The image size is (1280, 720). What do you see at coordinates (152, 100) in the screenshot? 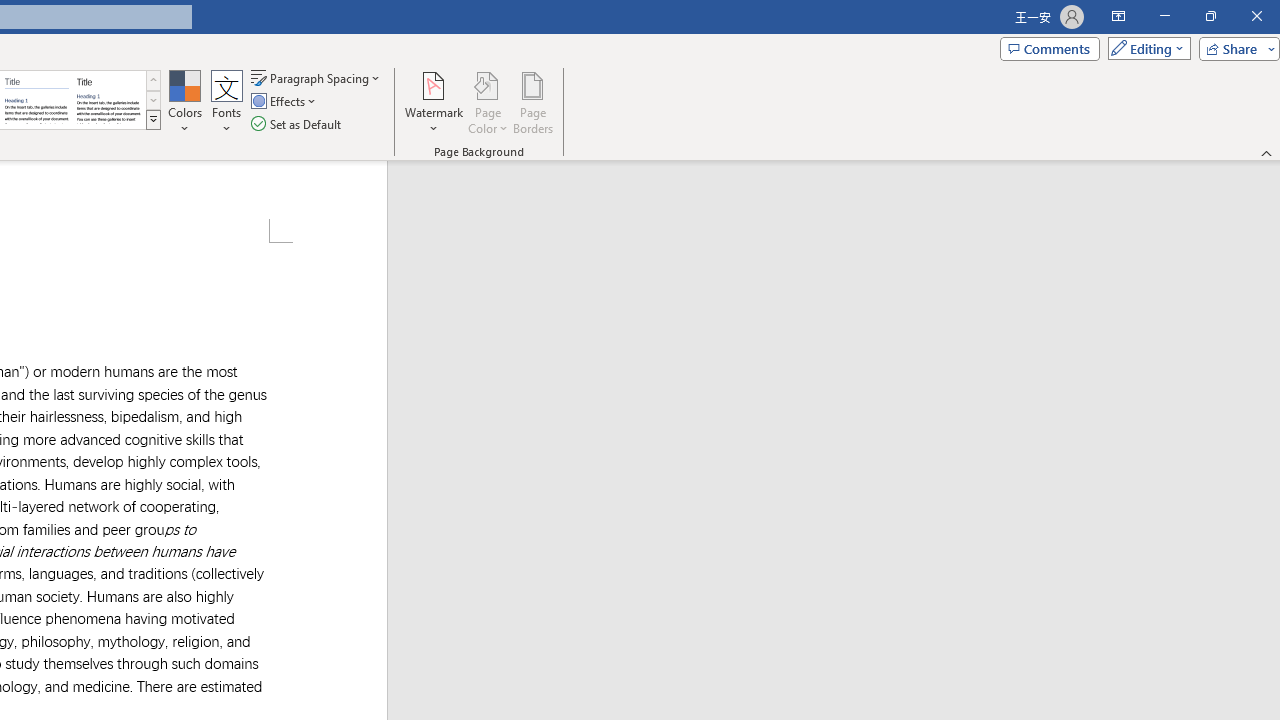
I see `'Row Down'` at bounding box center [152, 100].